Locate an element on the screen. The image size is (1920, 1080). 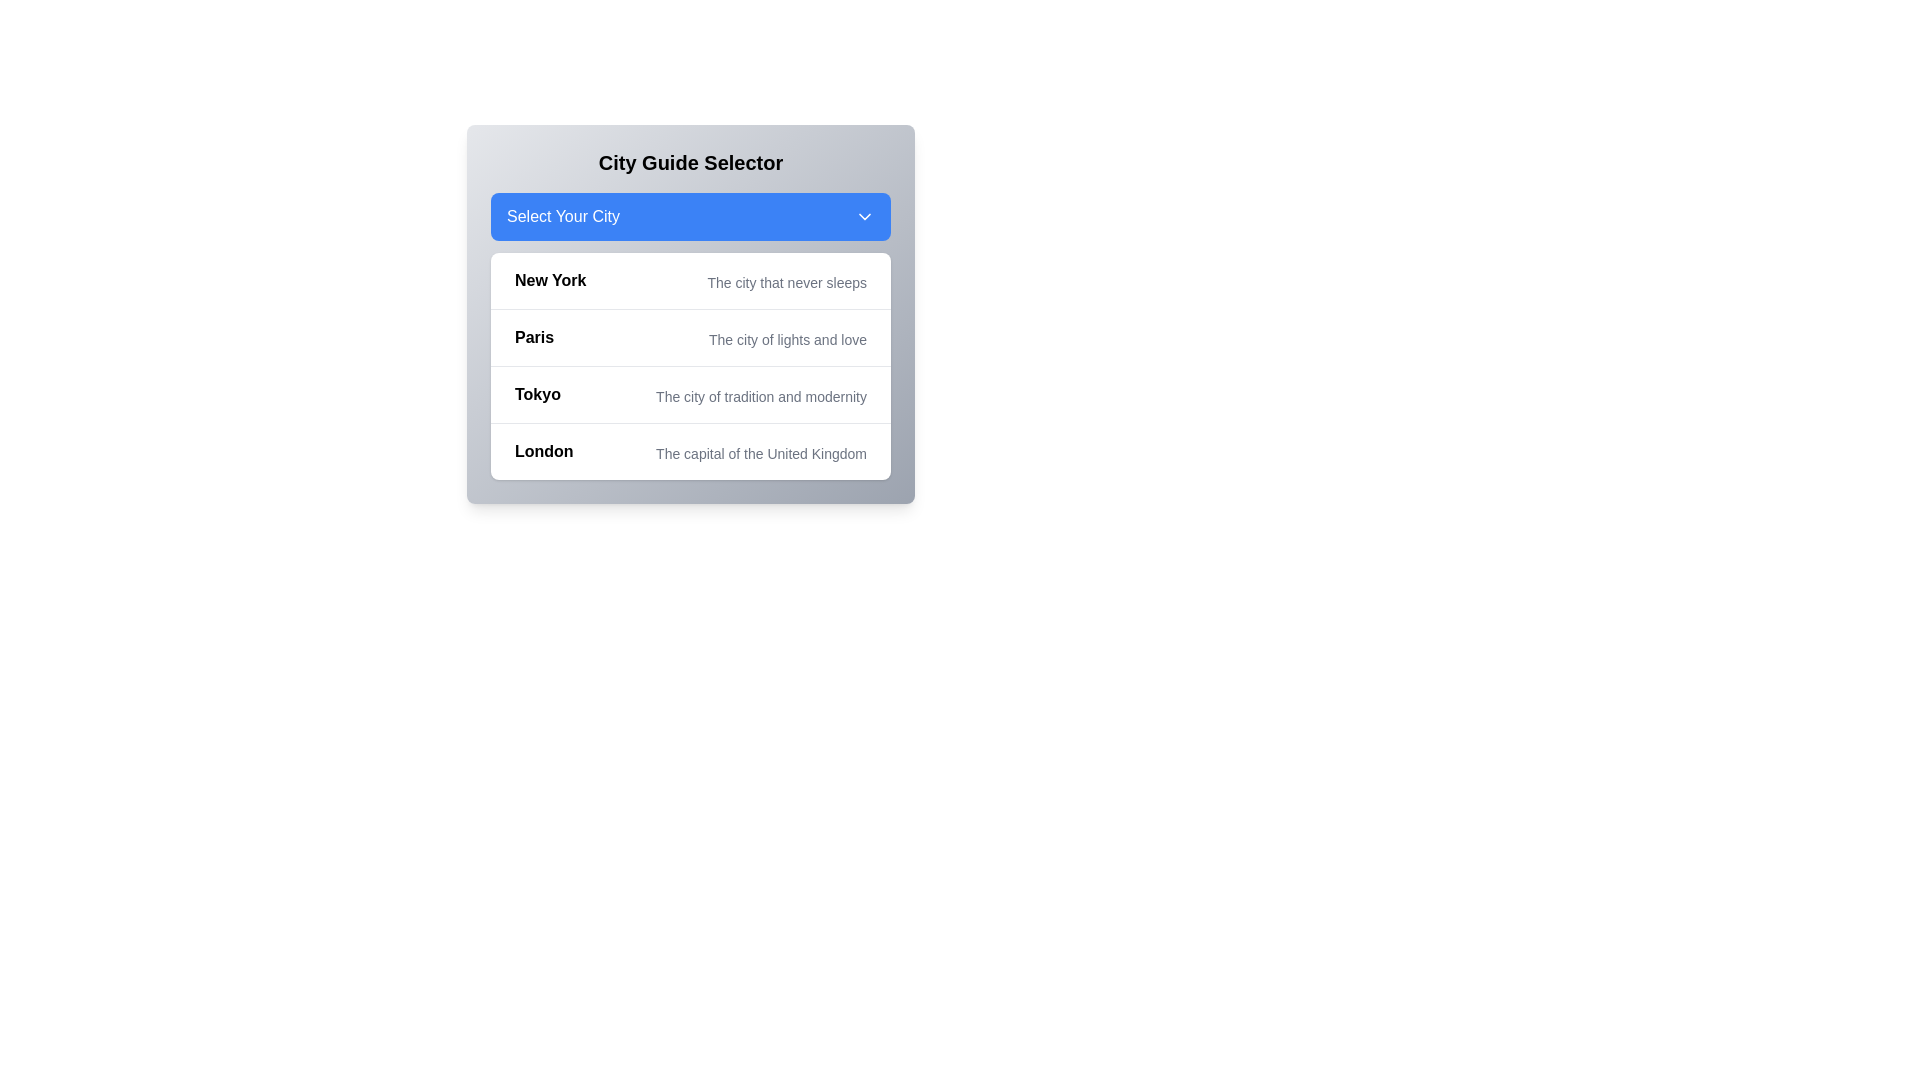
the text label displaying 'Paris' in bold, which is located in the second row of the dropdown selection interface under 'Select Your City' is located at coordinates (534, 337).